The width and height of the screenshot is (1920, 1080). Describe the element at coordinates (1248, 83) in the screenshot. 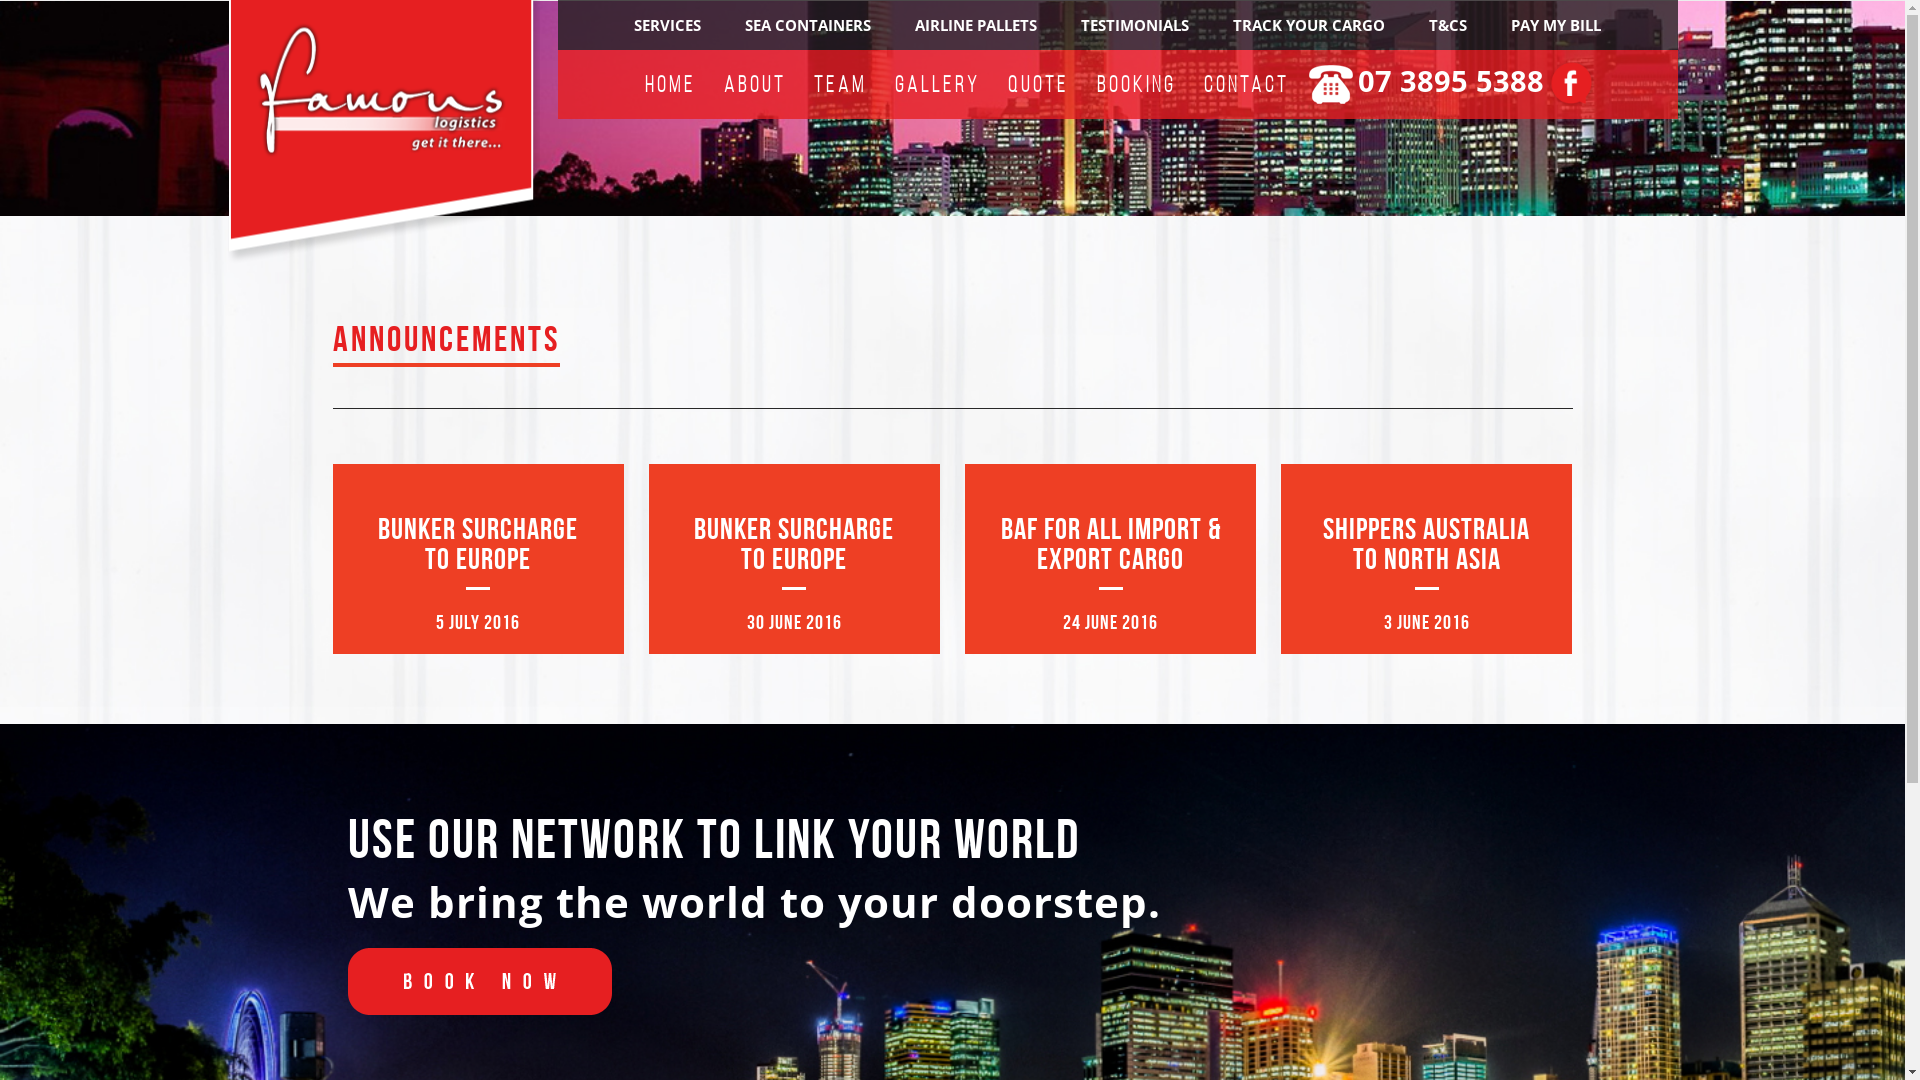

I see `'CONTACT'` at that location.